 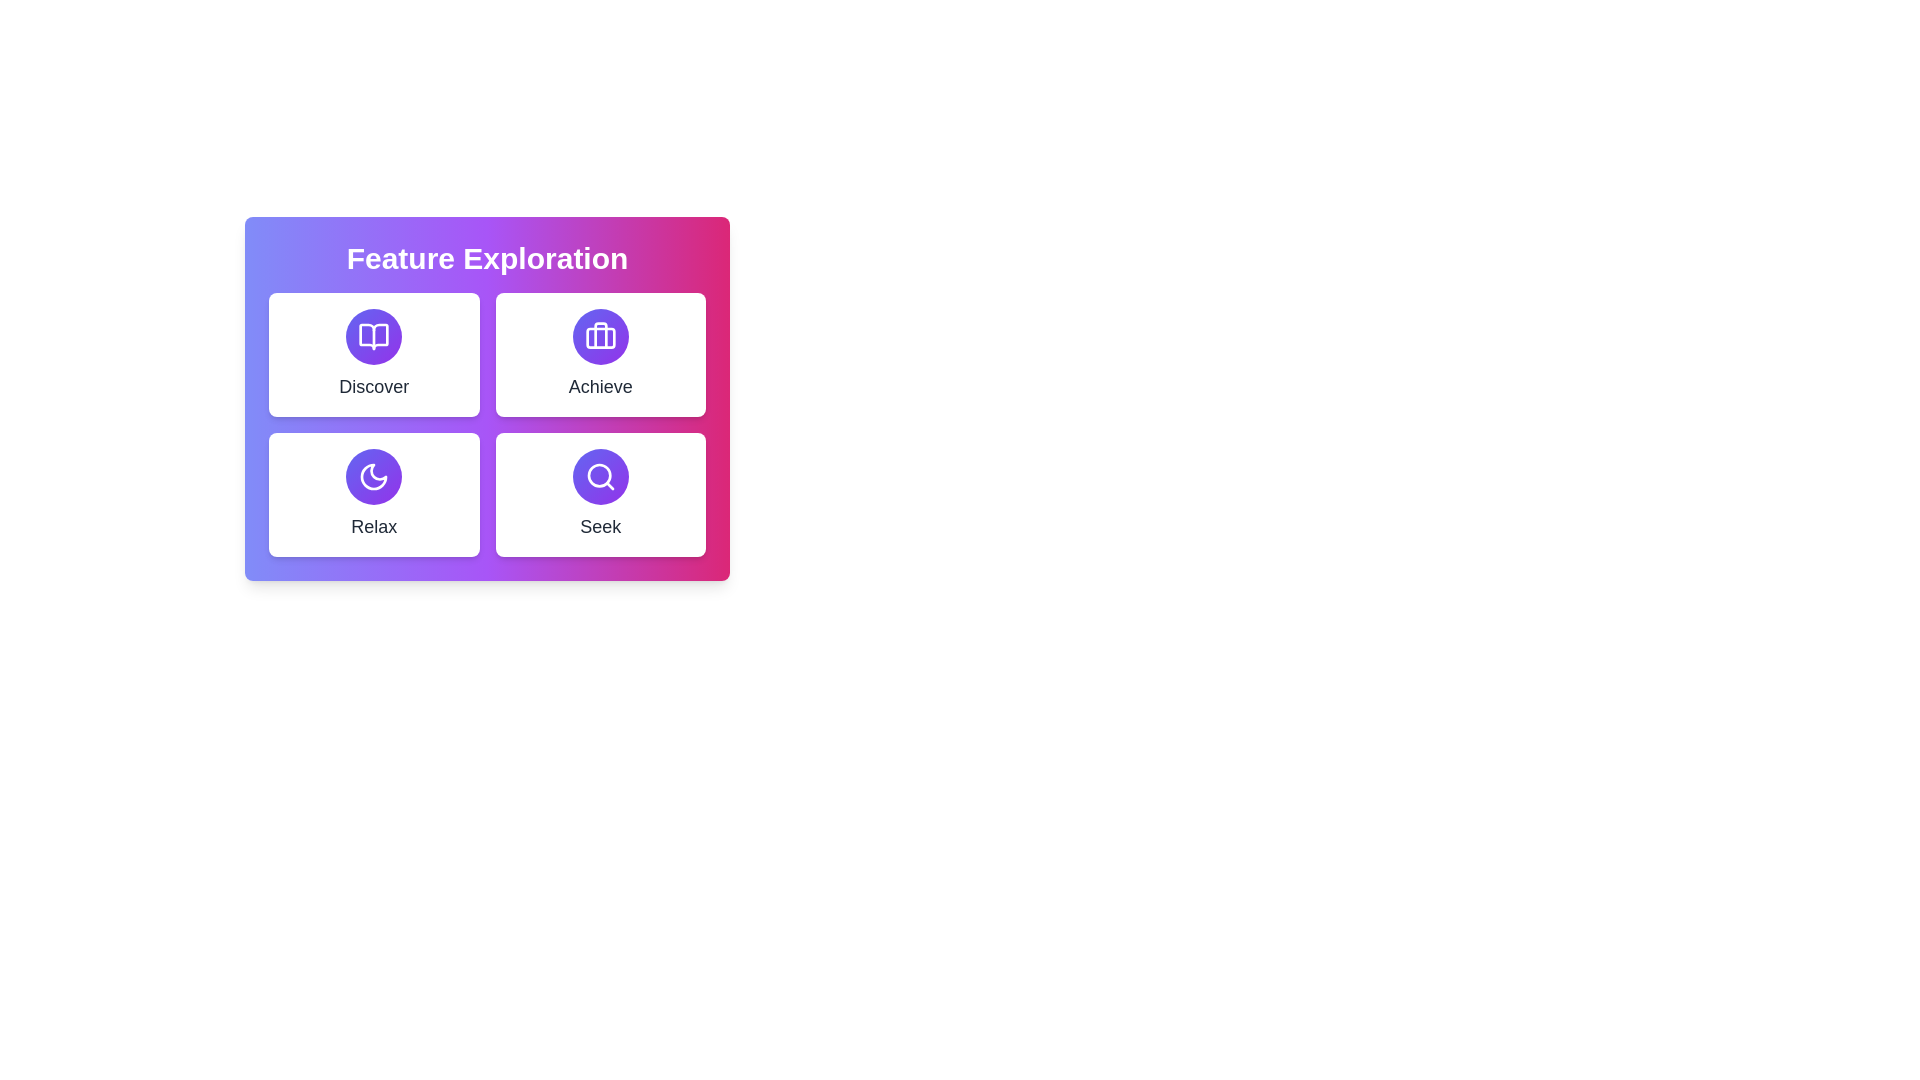 What do you see at coordinates (599, 335) in the screenshot?
I see `the circular icon with a gradient background transitioning from indigo to purple, featuring a white briefcase symbol in line art style, located in the top-right quadrant of the 'Achieve' section under the 'Feature Exploration' header` at bounding box center [599, 335].